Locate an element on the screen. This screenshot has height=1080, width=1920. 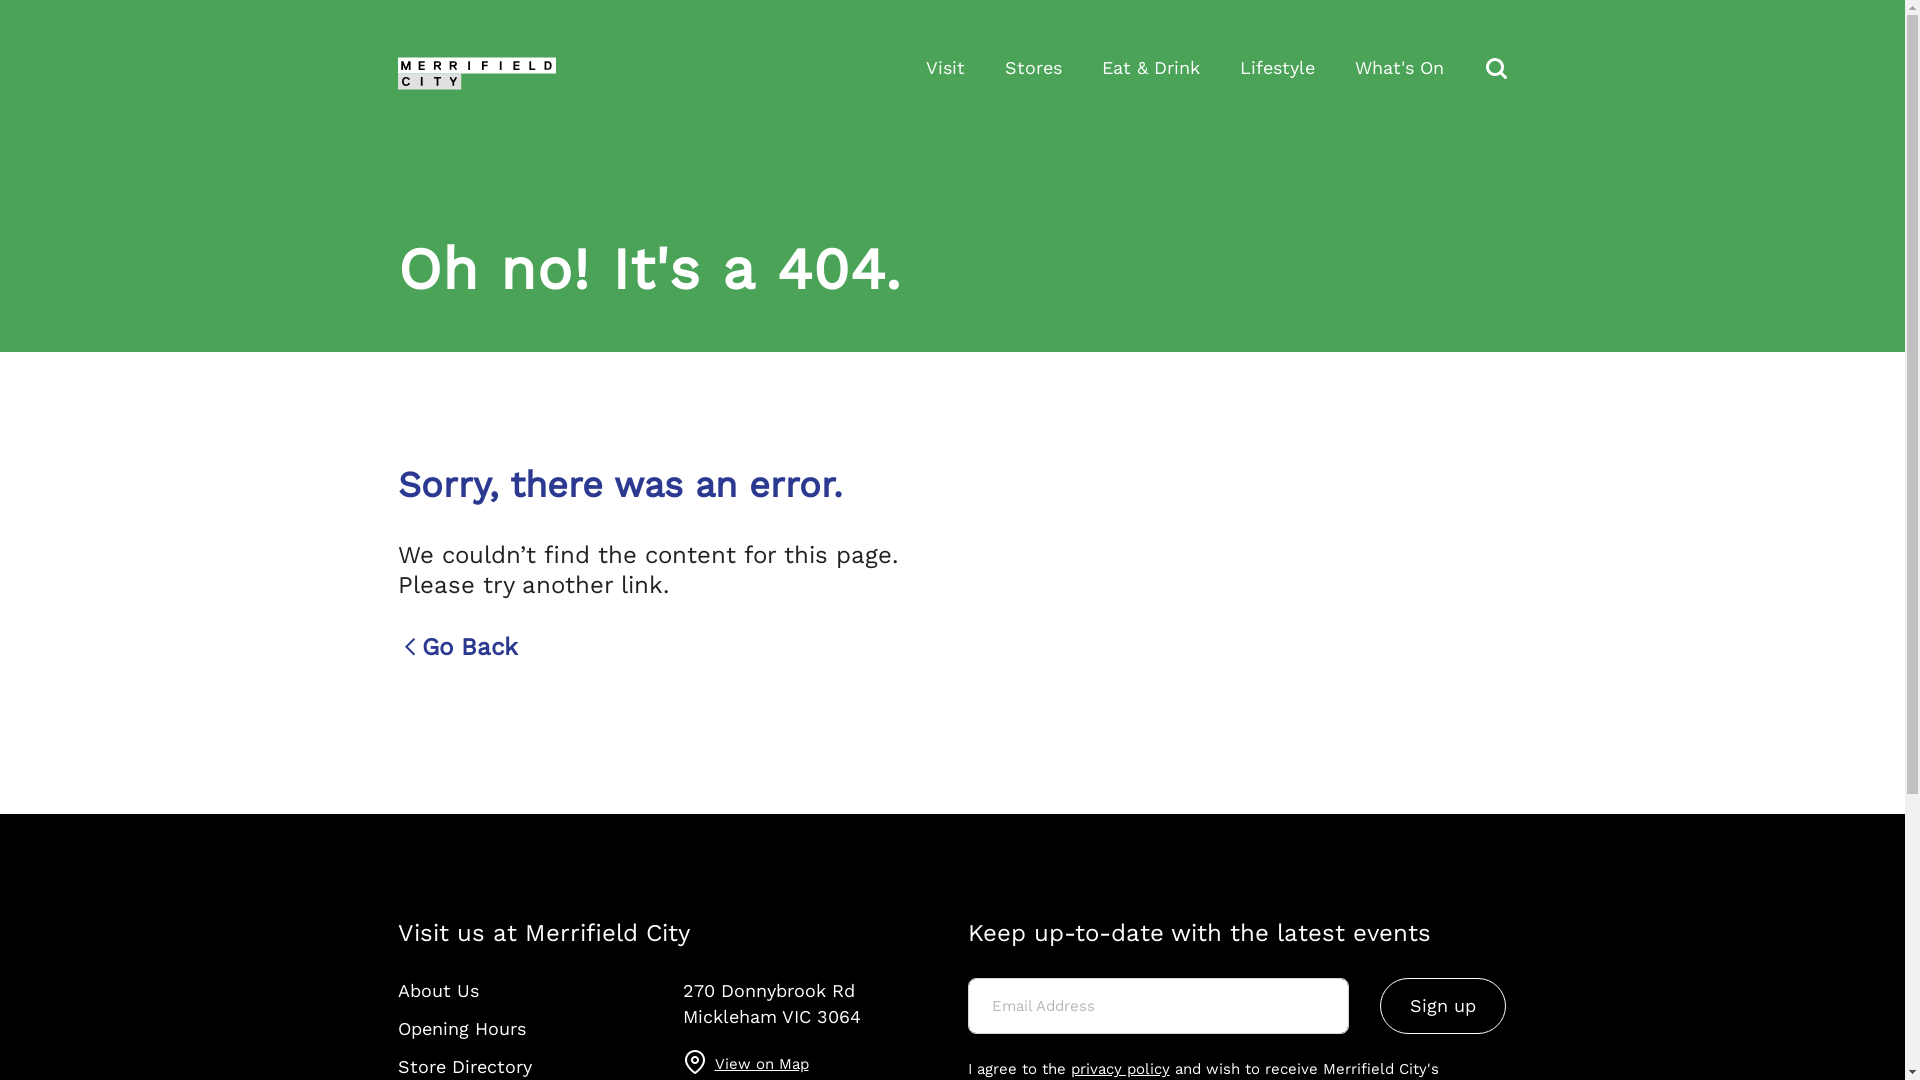
'View on Map' is located at coordinates (714, 1061).